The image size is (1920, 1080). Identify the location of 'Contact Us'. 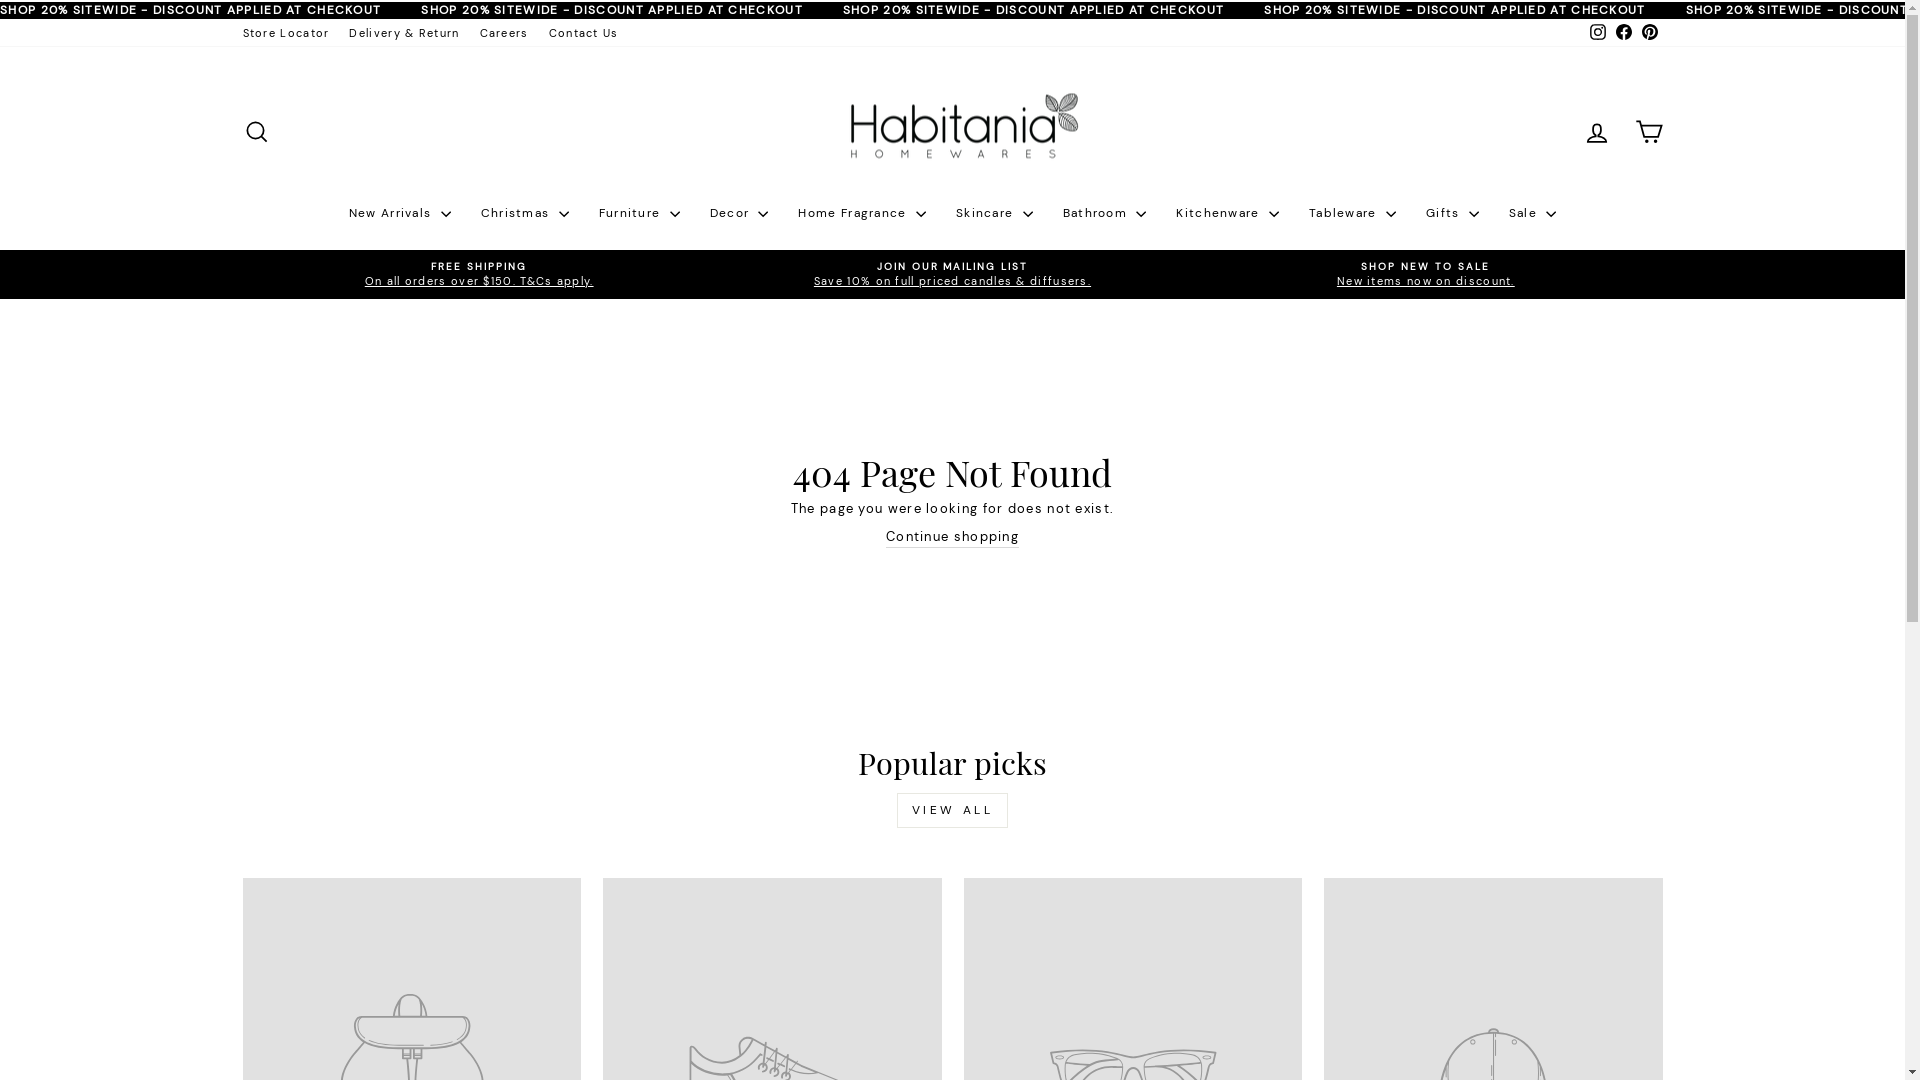
(583, 33).